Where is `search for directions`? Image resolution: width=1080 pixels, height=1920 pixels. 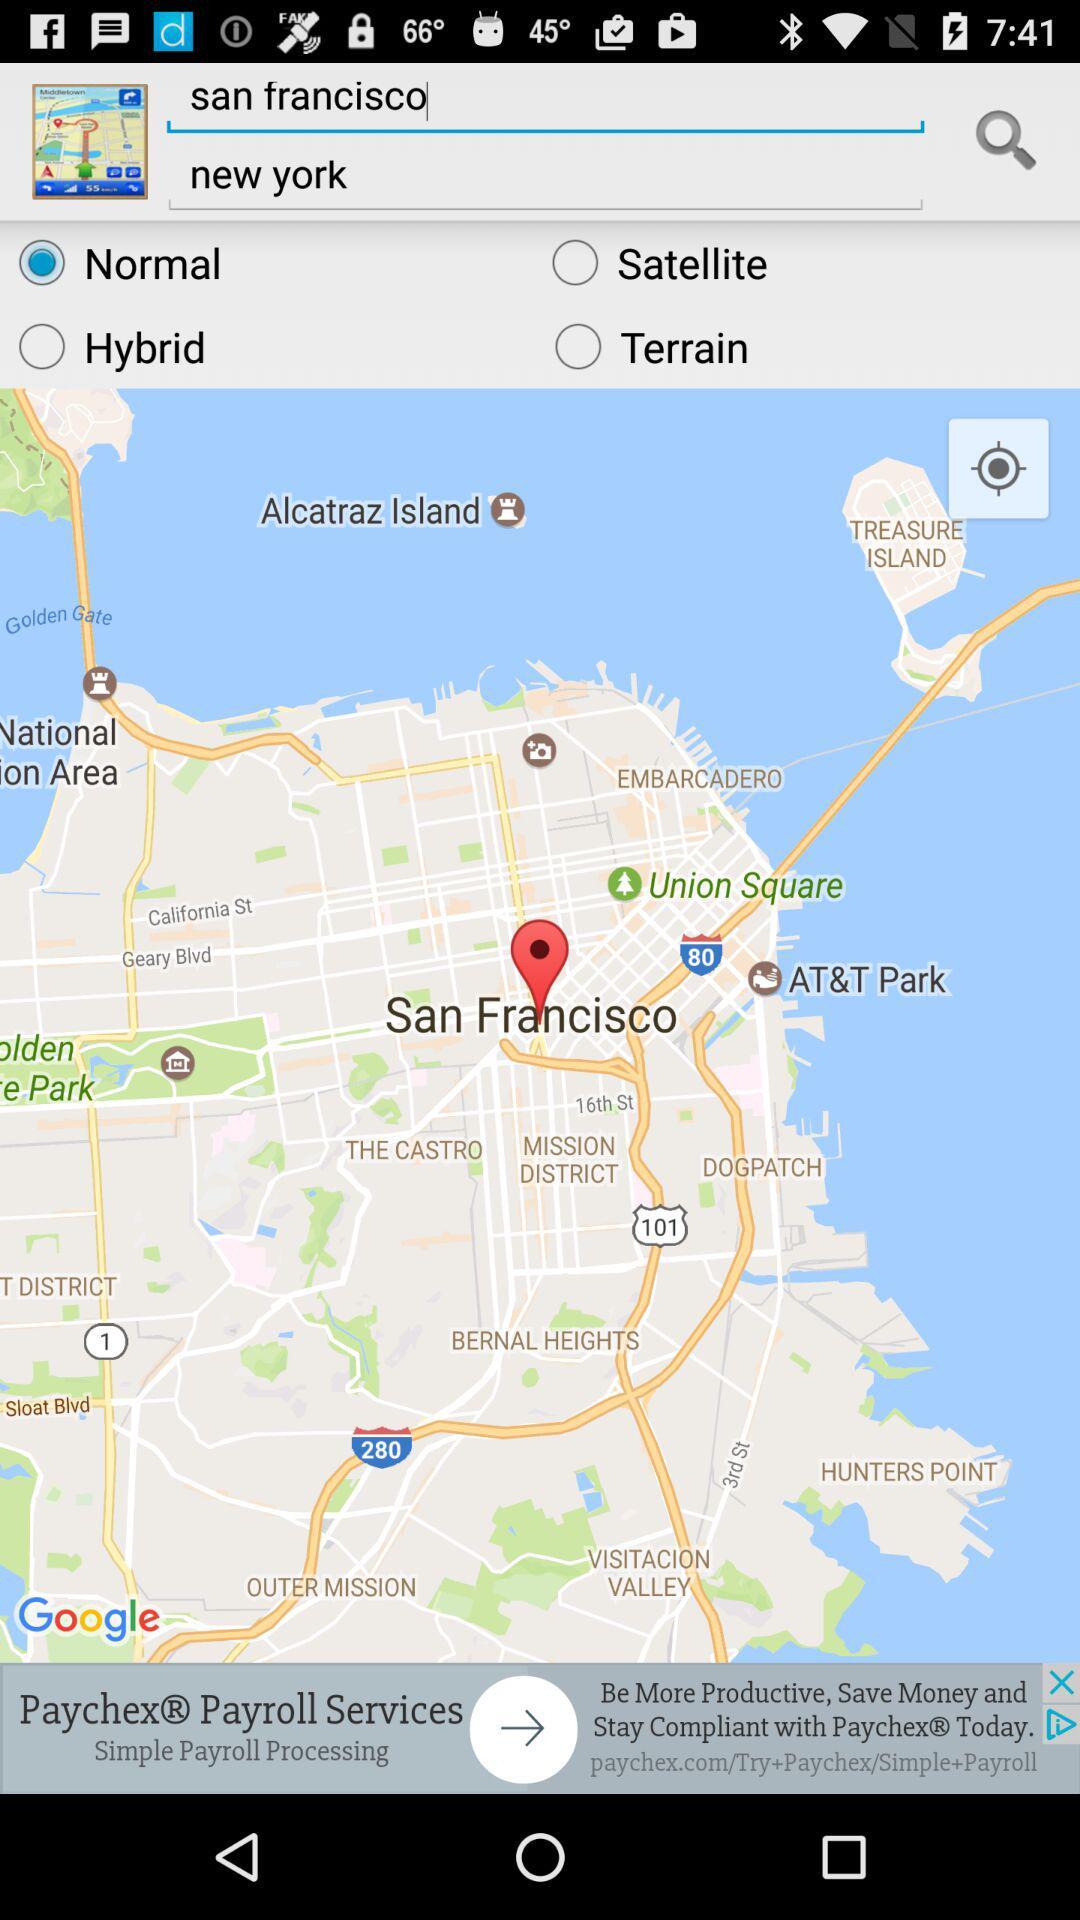
search for directions is located at coordinates (1006, 140).